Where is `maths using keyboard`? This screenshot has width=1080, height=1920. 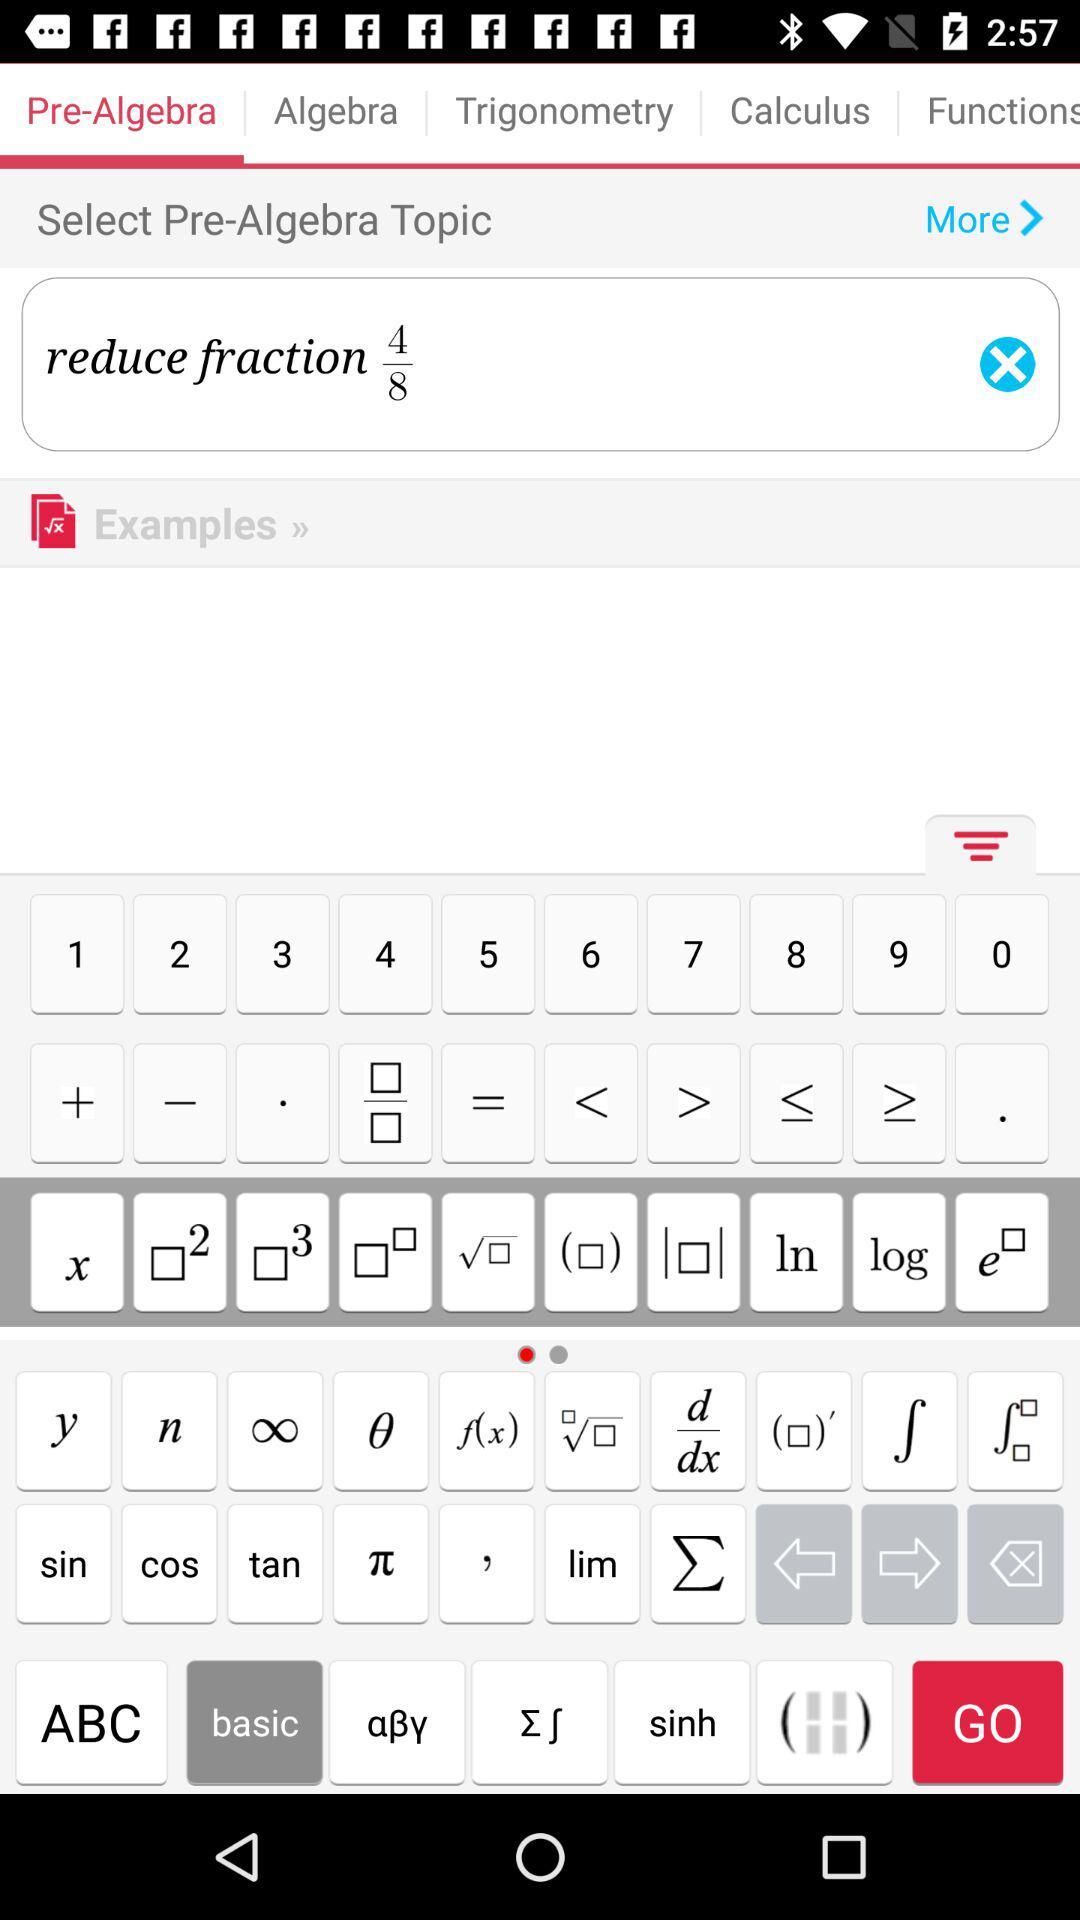
maths using keyboard is located at coordinates (898, 1251).